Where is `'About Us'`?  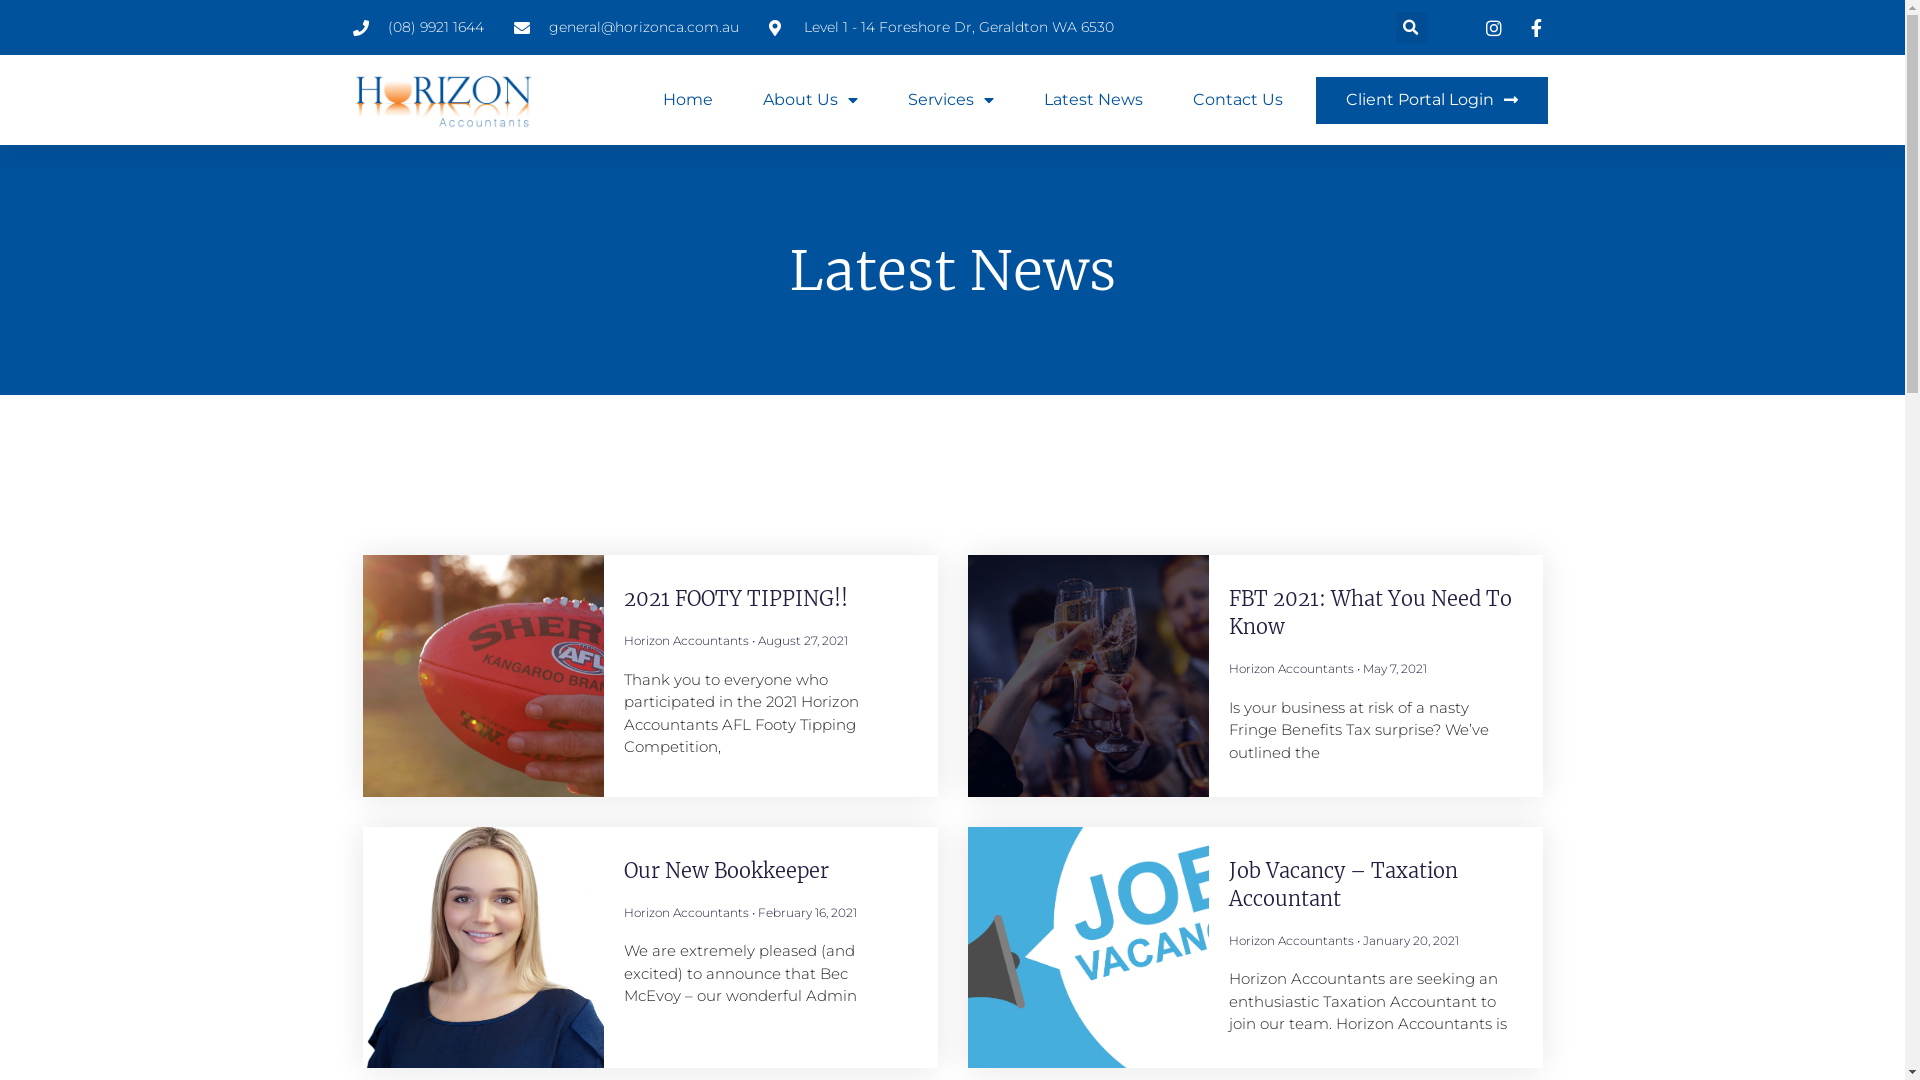 'About Us' is located at coordinates (809, 100).